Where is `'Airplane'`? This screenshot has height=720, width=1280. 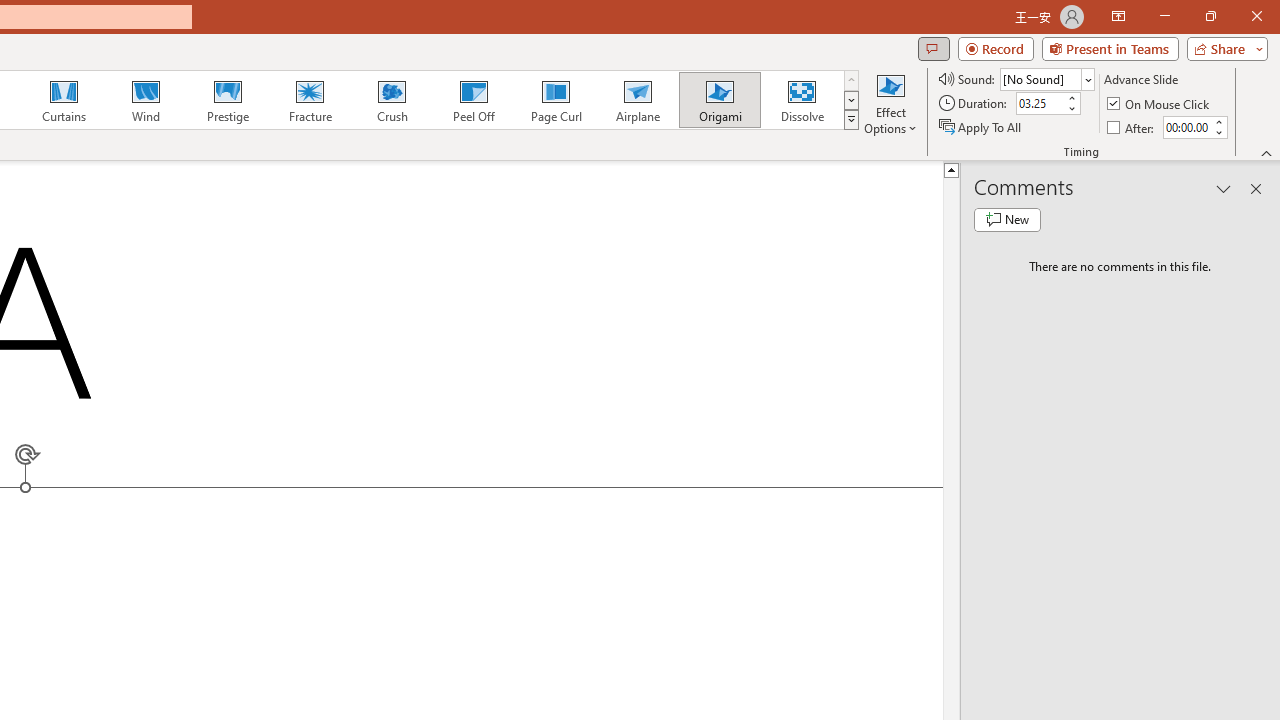
'Airplane' is located at coordinates (636, 100).